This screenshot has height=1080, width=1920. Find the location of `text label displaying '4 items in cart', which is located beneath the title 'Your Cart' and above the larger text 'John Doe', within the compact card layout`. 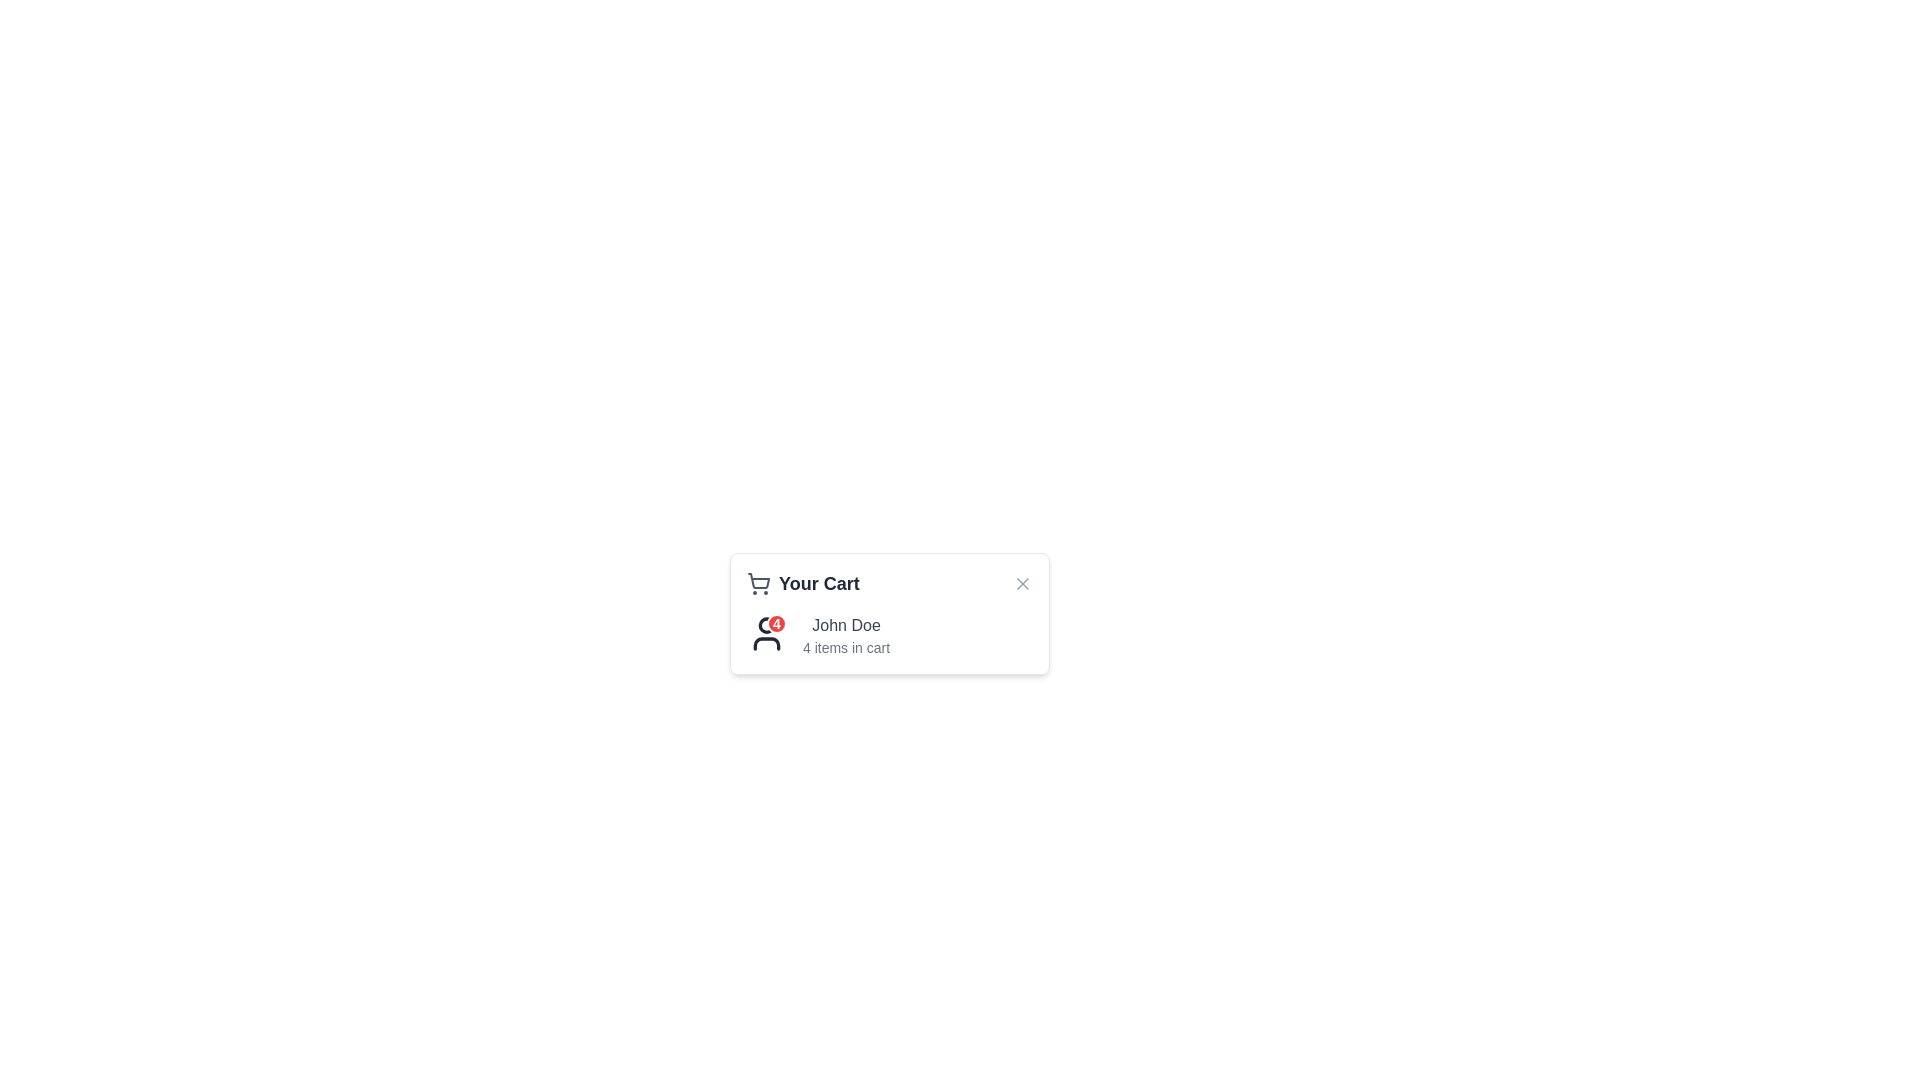

text label displaying '4 items in cart', which is located beneath the title 'Your Cart' and above the larger text 'John Doe', within the compact card layout is located at coordinates (846, 648).